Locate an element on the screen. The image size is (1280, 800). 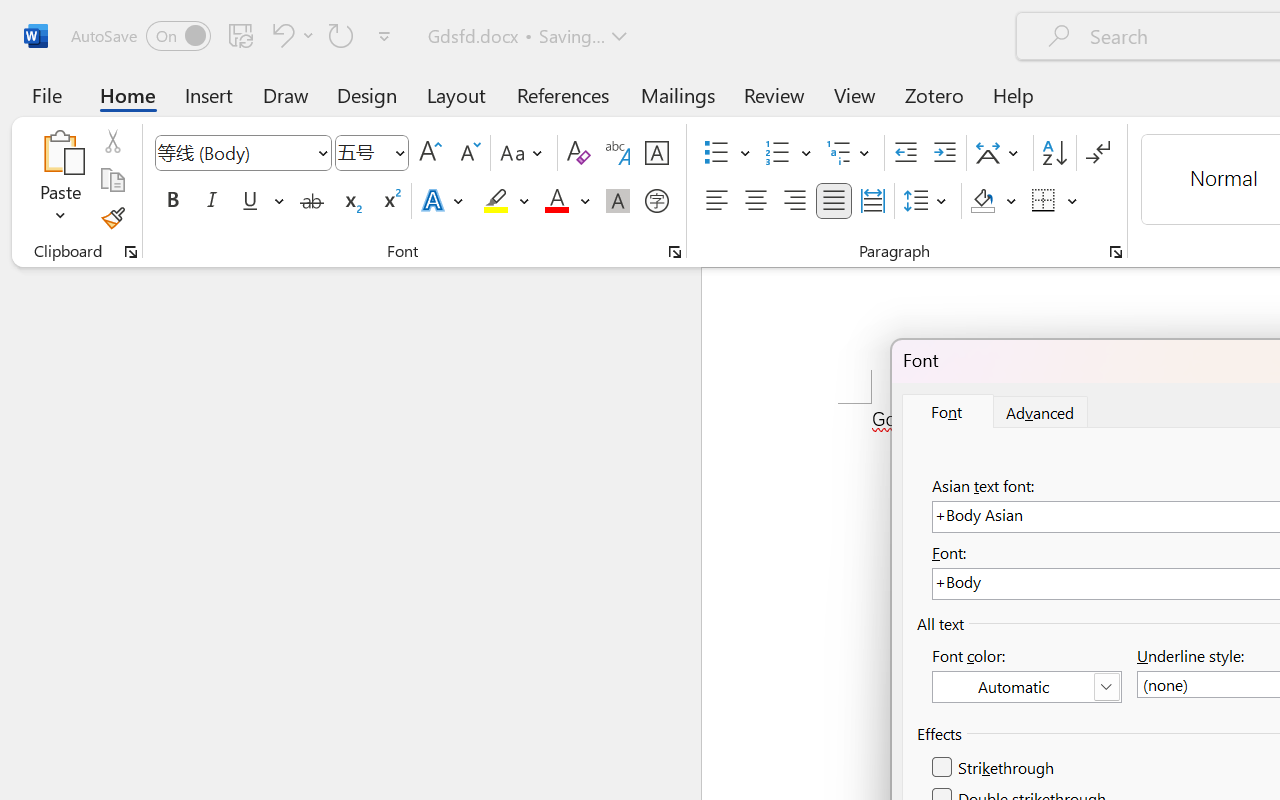
'Subscript' is located at coordinates (350, 201).